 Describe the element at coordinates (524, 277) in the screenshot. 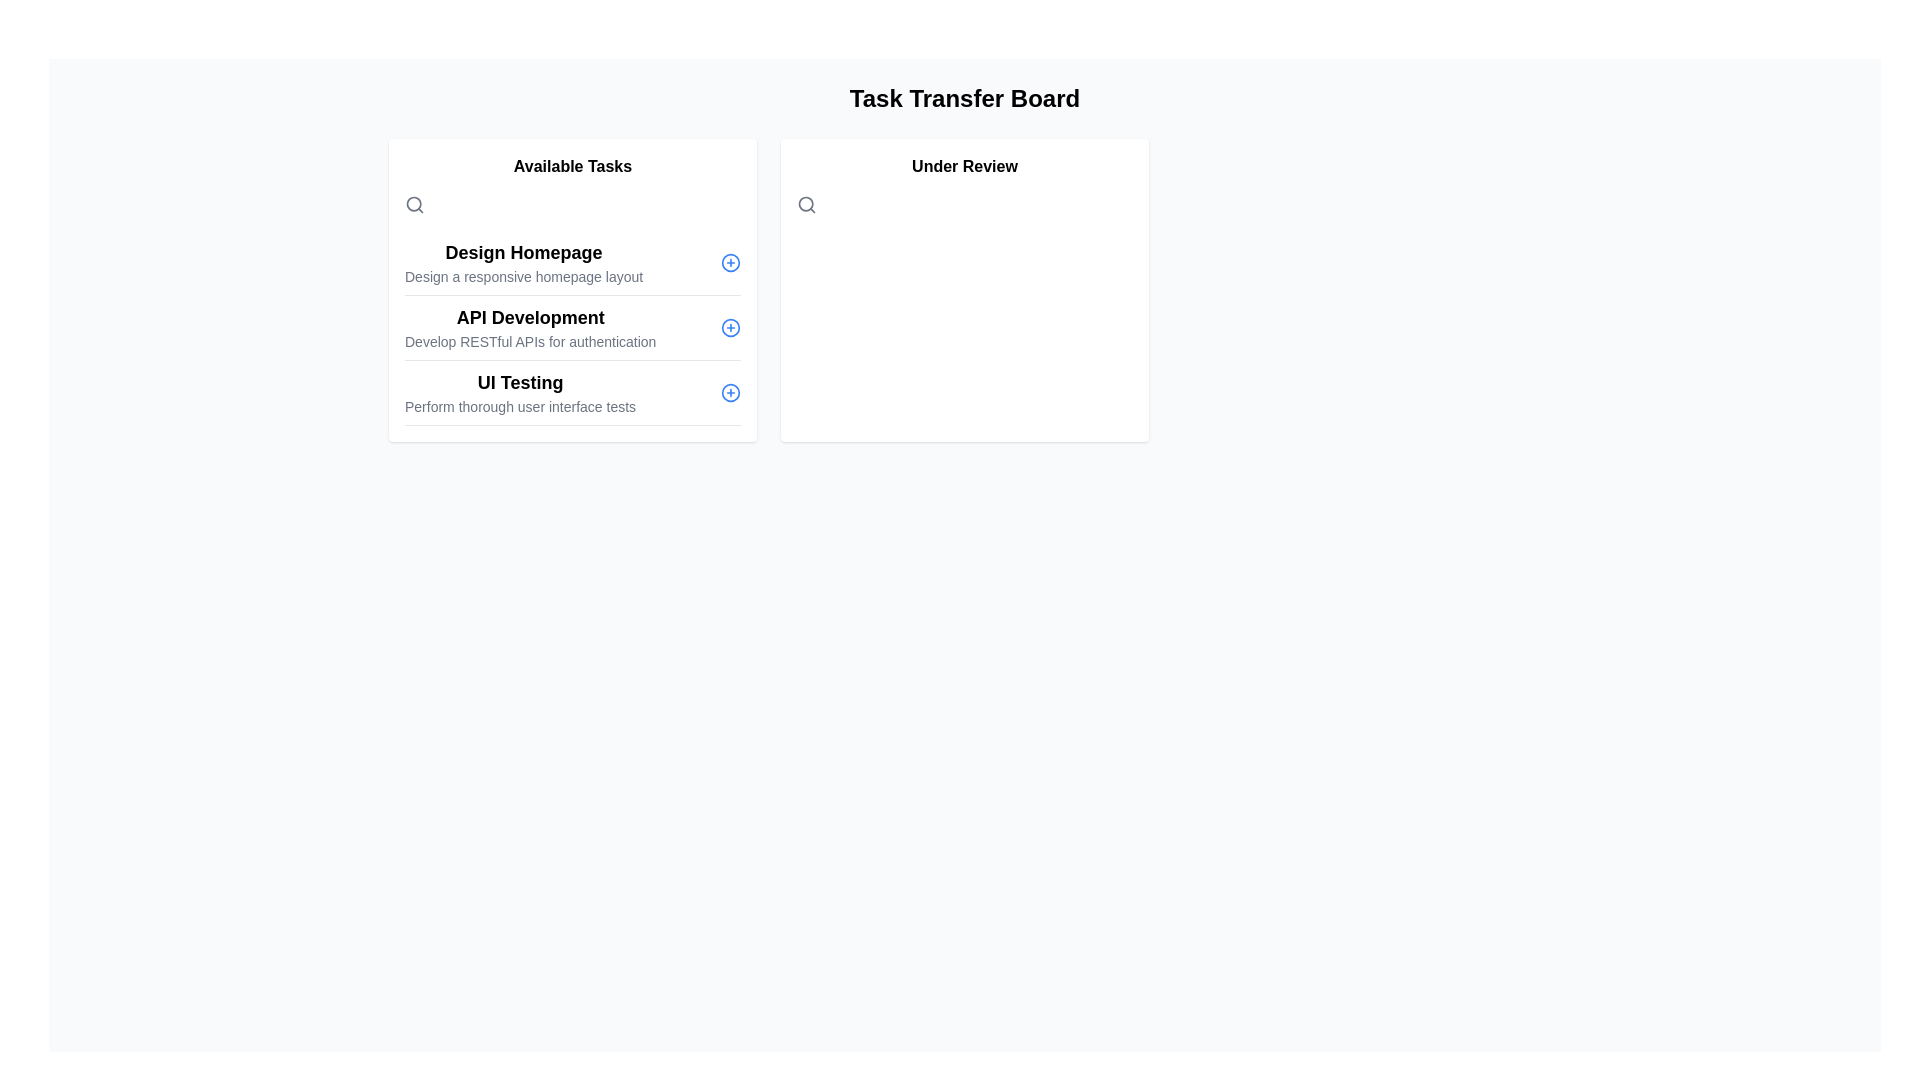

I see `the Text label located below 'Design Homepage' in the 'Available Tasks' section` at that location.